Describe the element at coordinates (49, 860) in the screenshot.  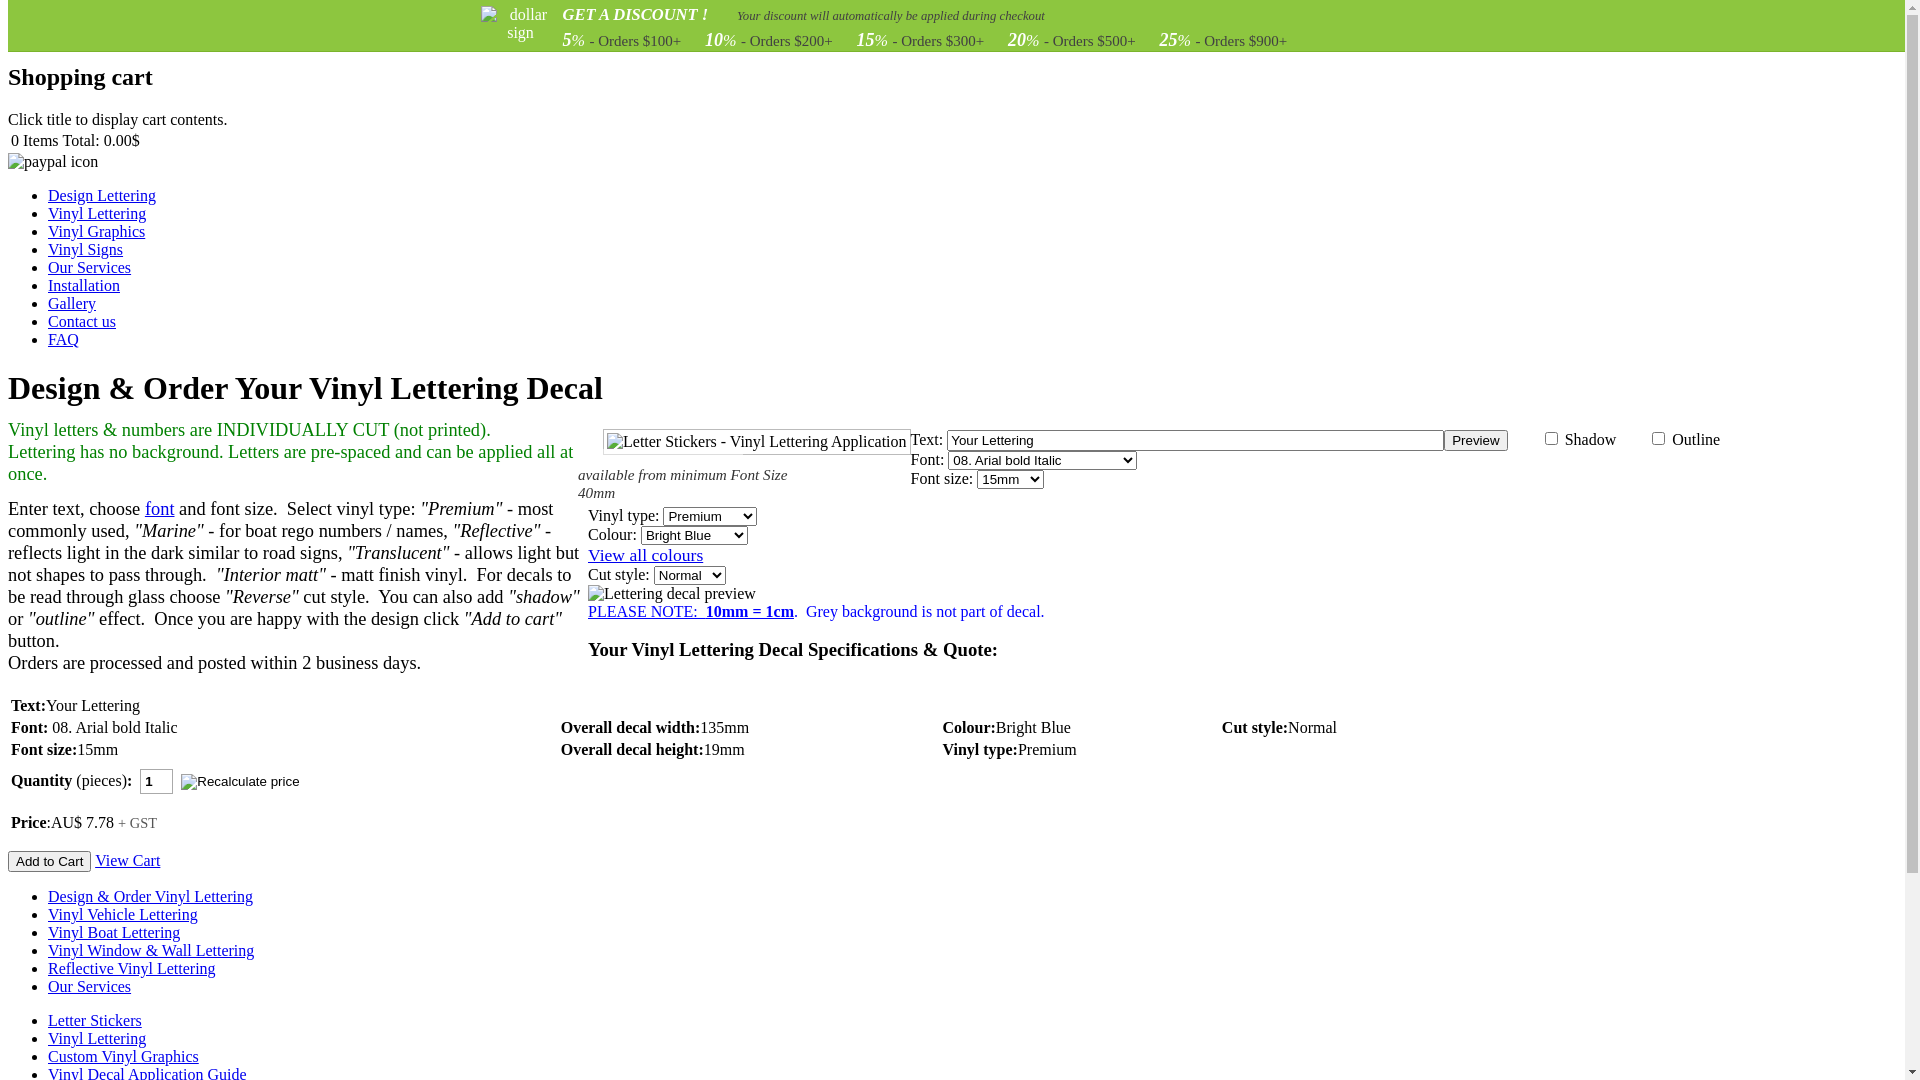
I see `'Add to Cart'` at that location.